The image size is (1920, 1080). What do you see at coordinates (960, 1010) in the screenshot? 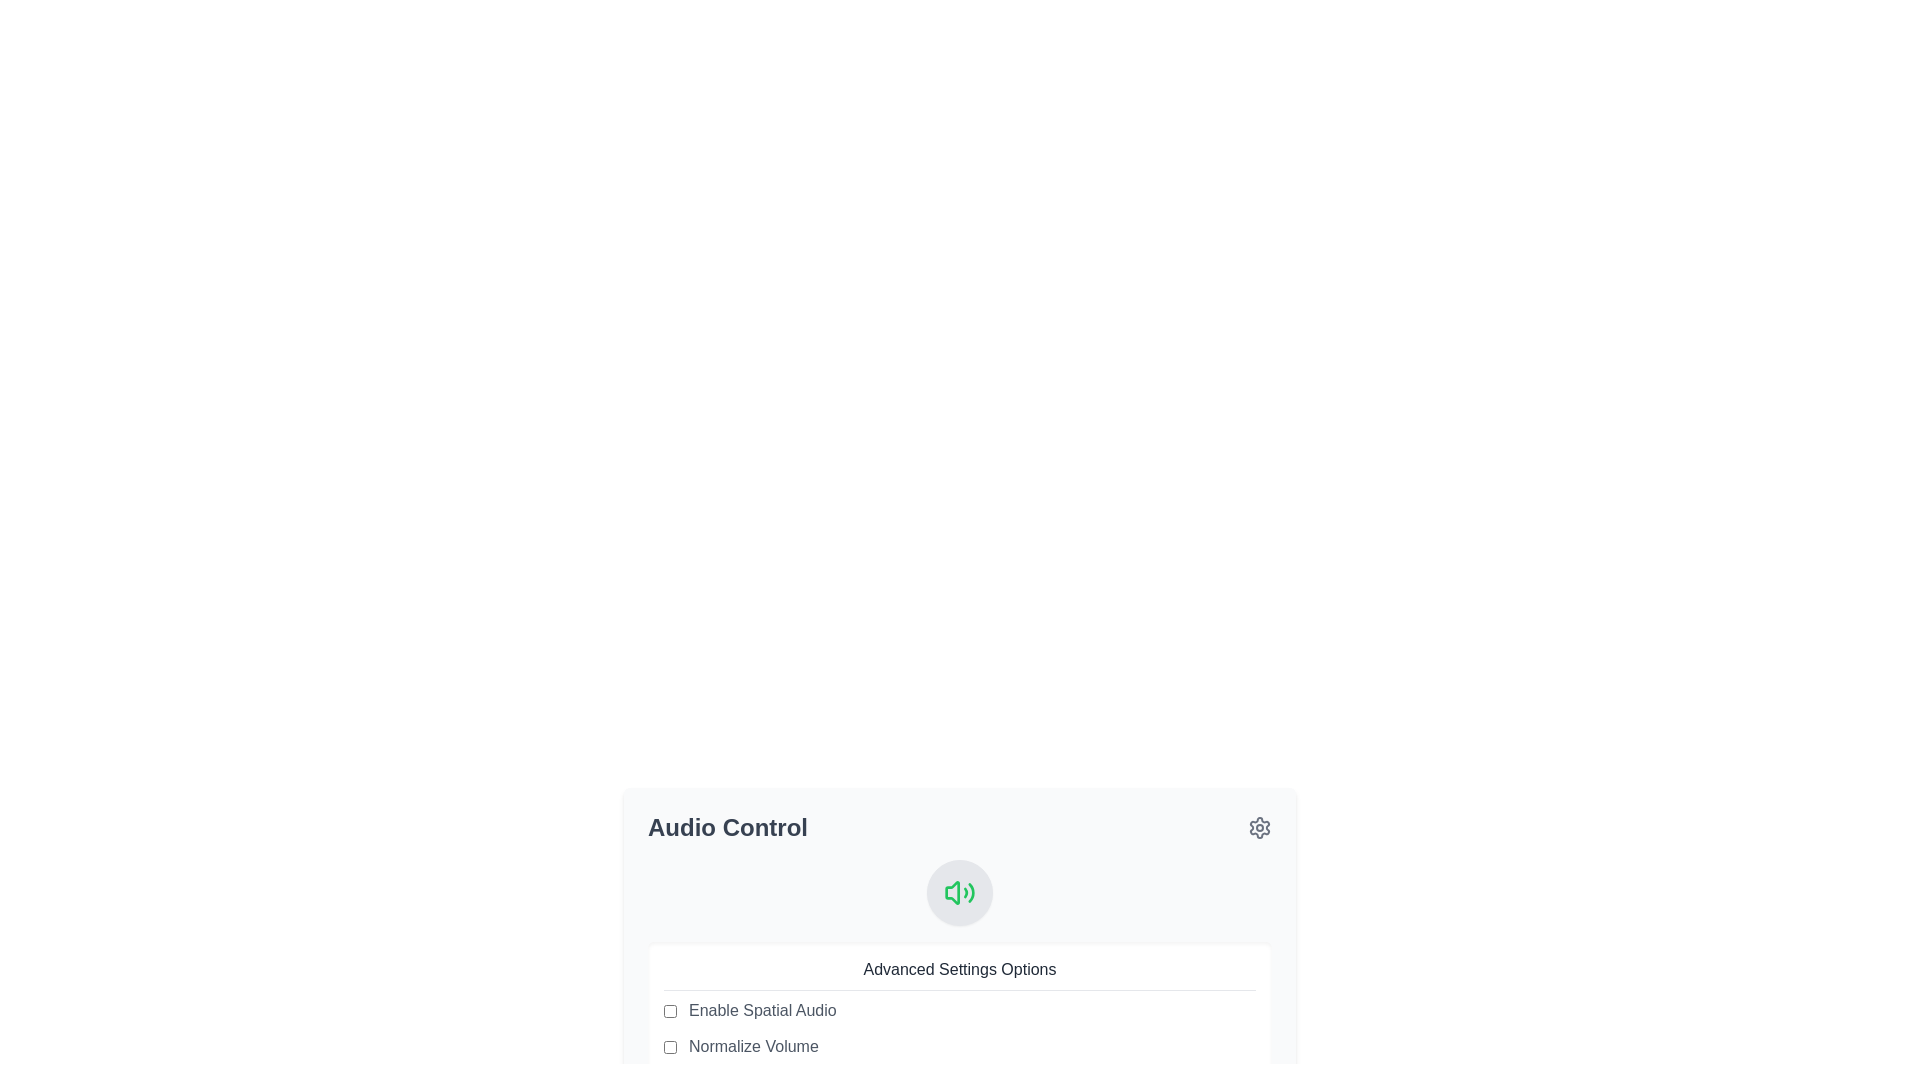
I see `the checkbox labeled 'Enable Spatial Audio'` at bounding box center [960, 1010].